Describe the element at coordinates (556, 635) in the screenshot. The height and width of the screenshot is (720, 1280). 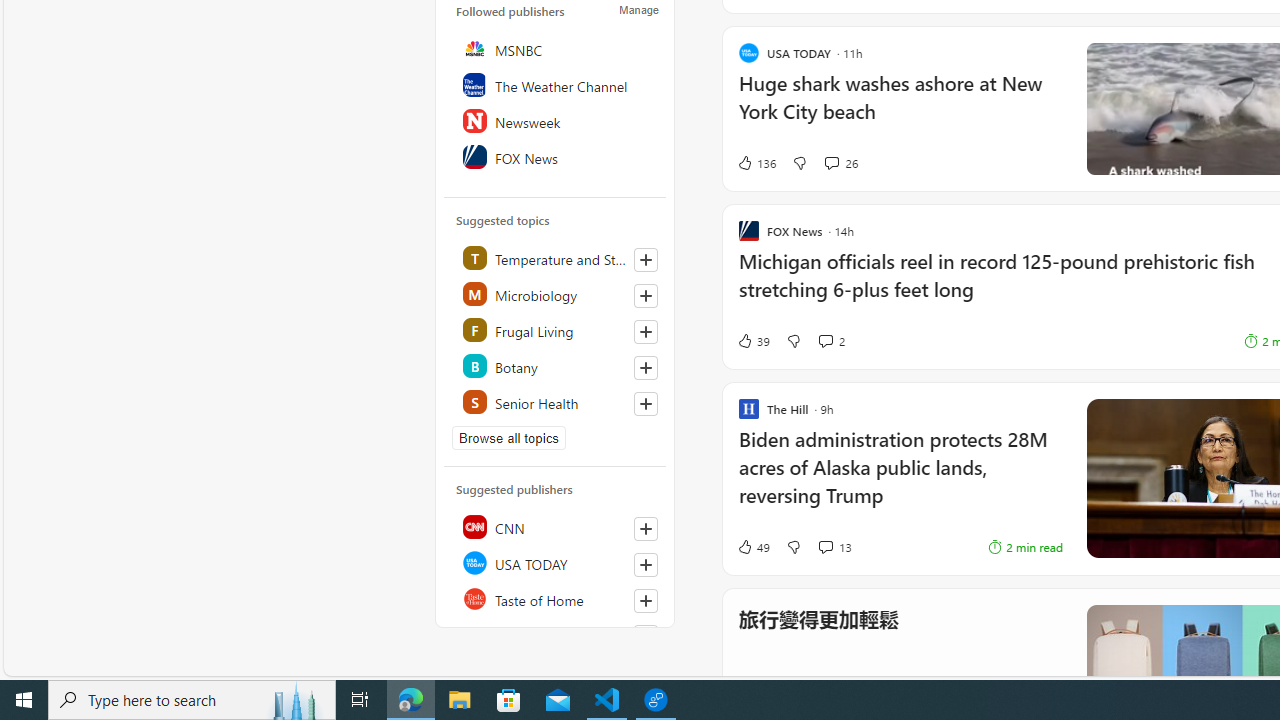
I see `'NBC News'` at that location.